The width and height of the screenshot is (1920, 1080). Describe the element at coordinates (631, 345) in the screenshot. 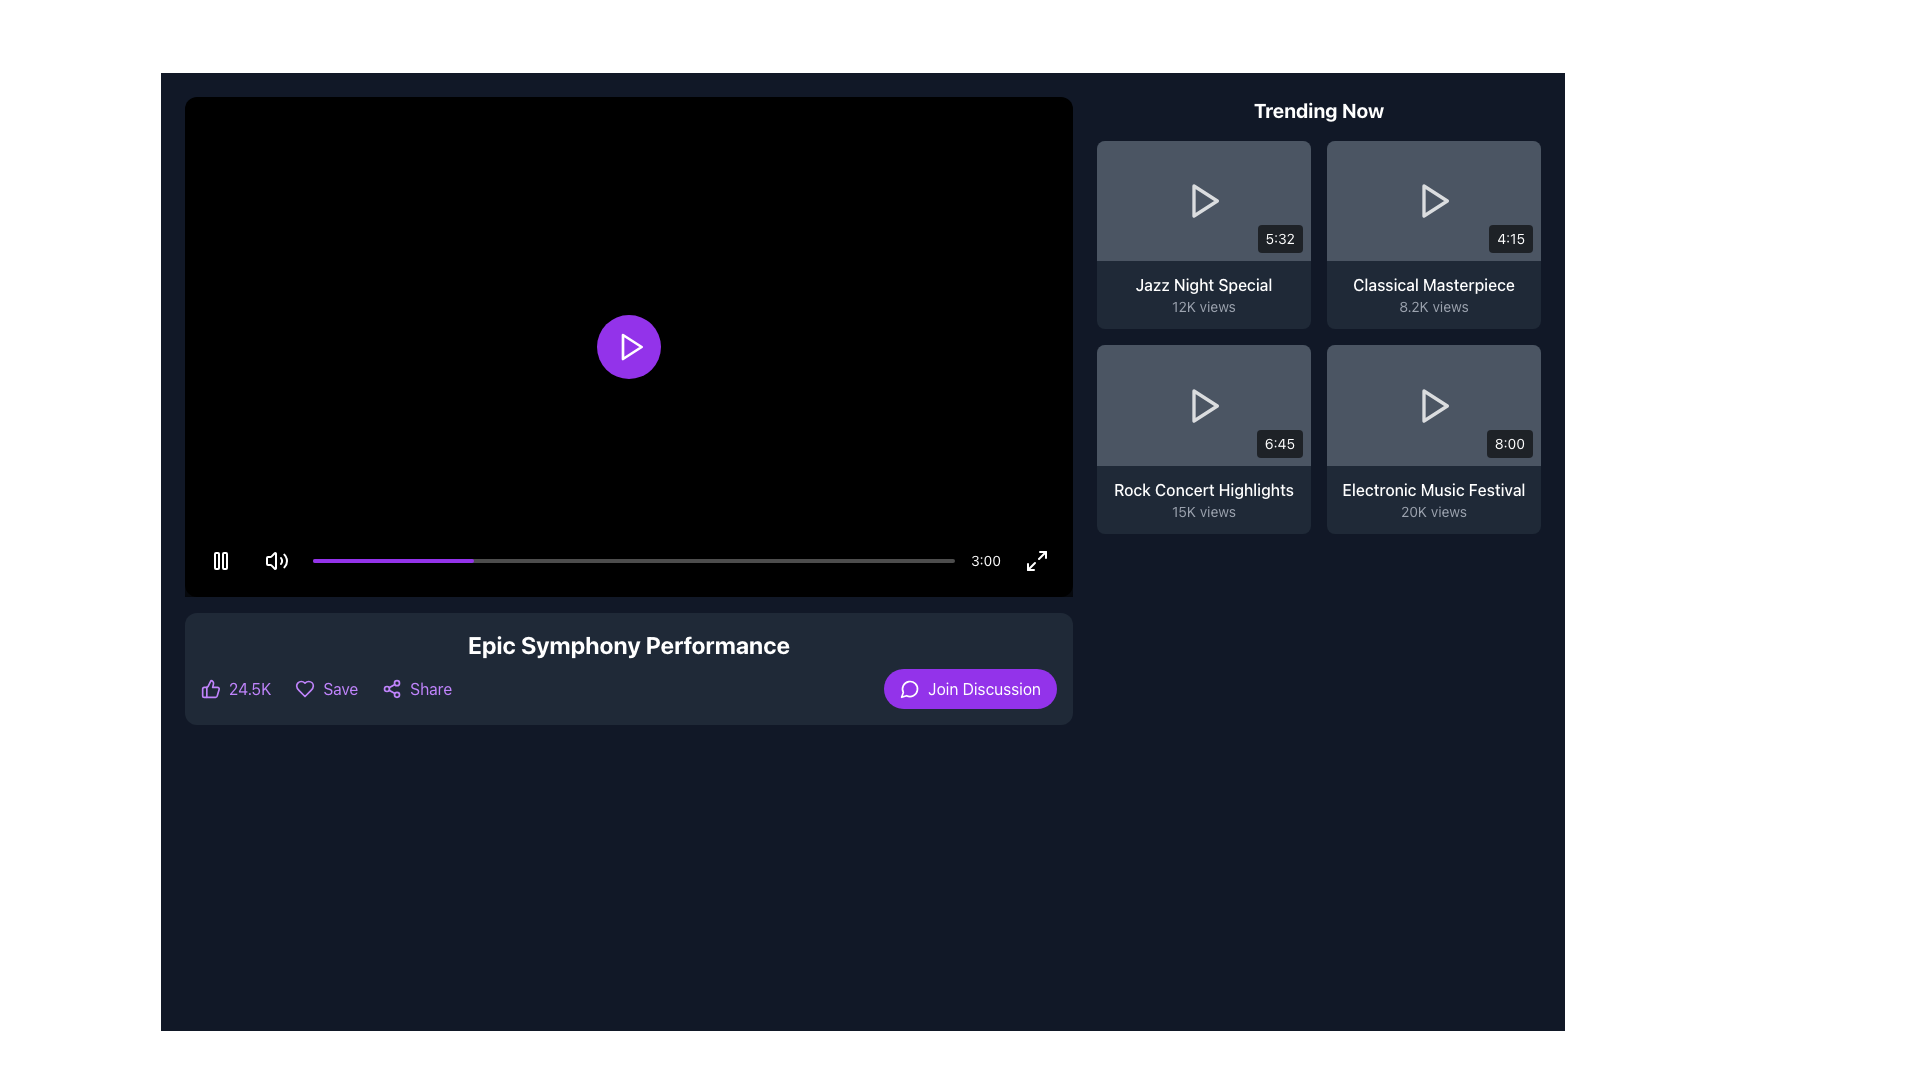

I see `the triangular play icon located within the circular purple button at the center of the black video player area to play the video` at that location.